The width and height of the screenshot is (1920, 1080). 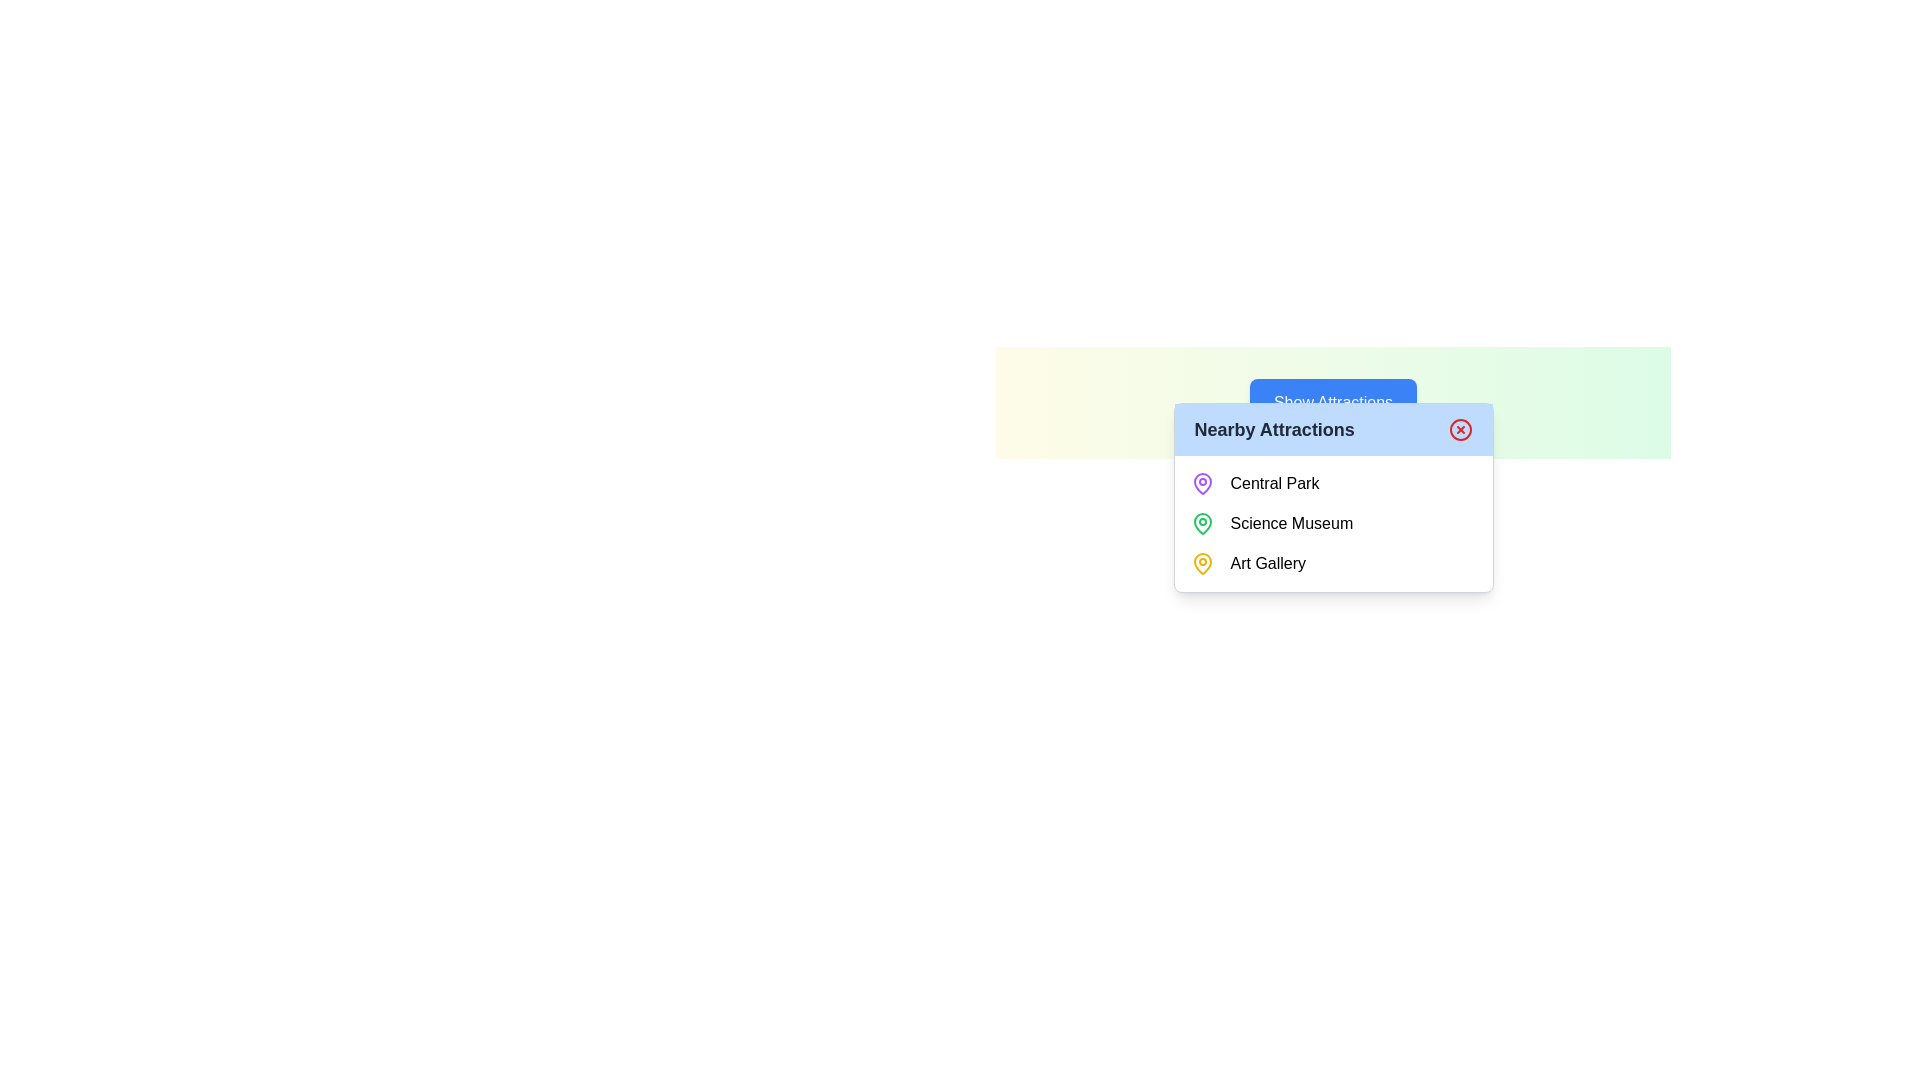 What do you see at coordinates (1273, 428) in the screenshot?
I see `the 'Nearby Attractions' text label displayed in bold dark gray font within the blue header section of the popup component` at bounding box center [1273, 428].